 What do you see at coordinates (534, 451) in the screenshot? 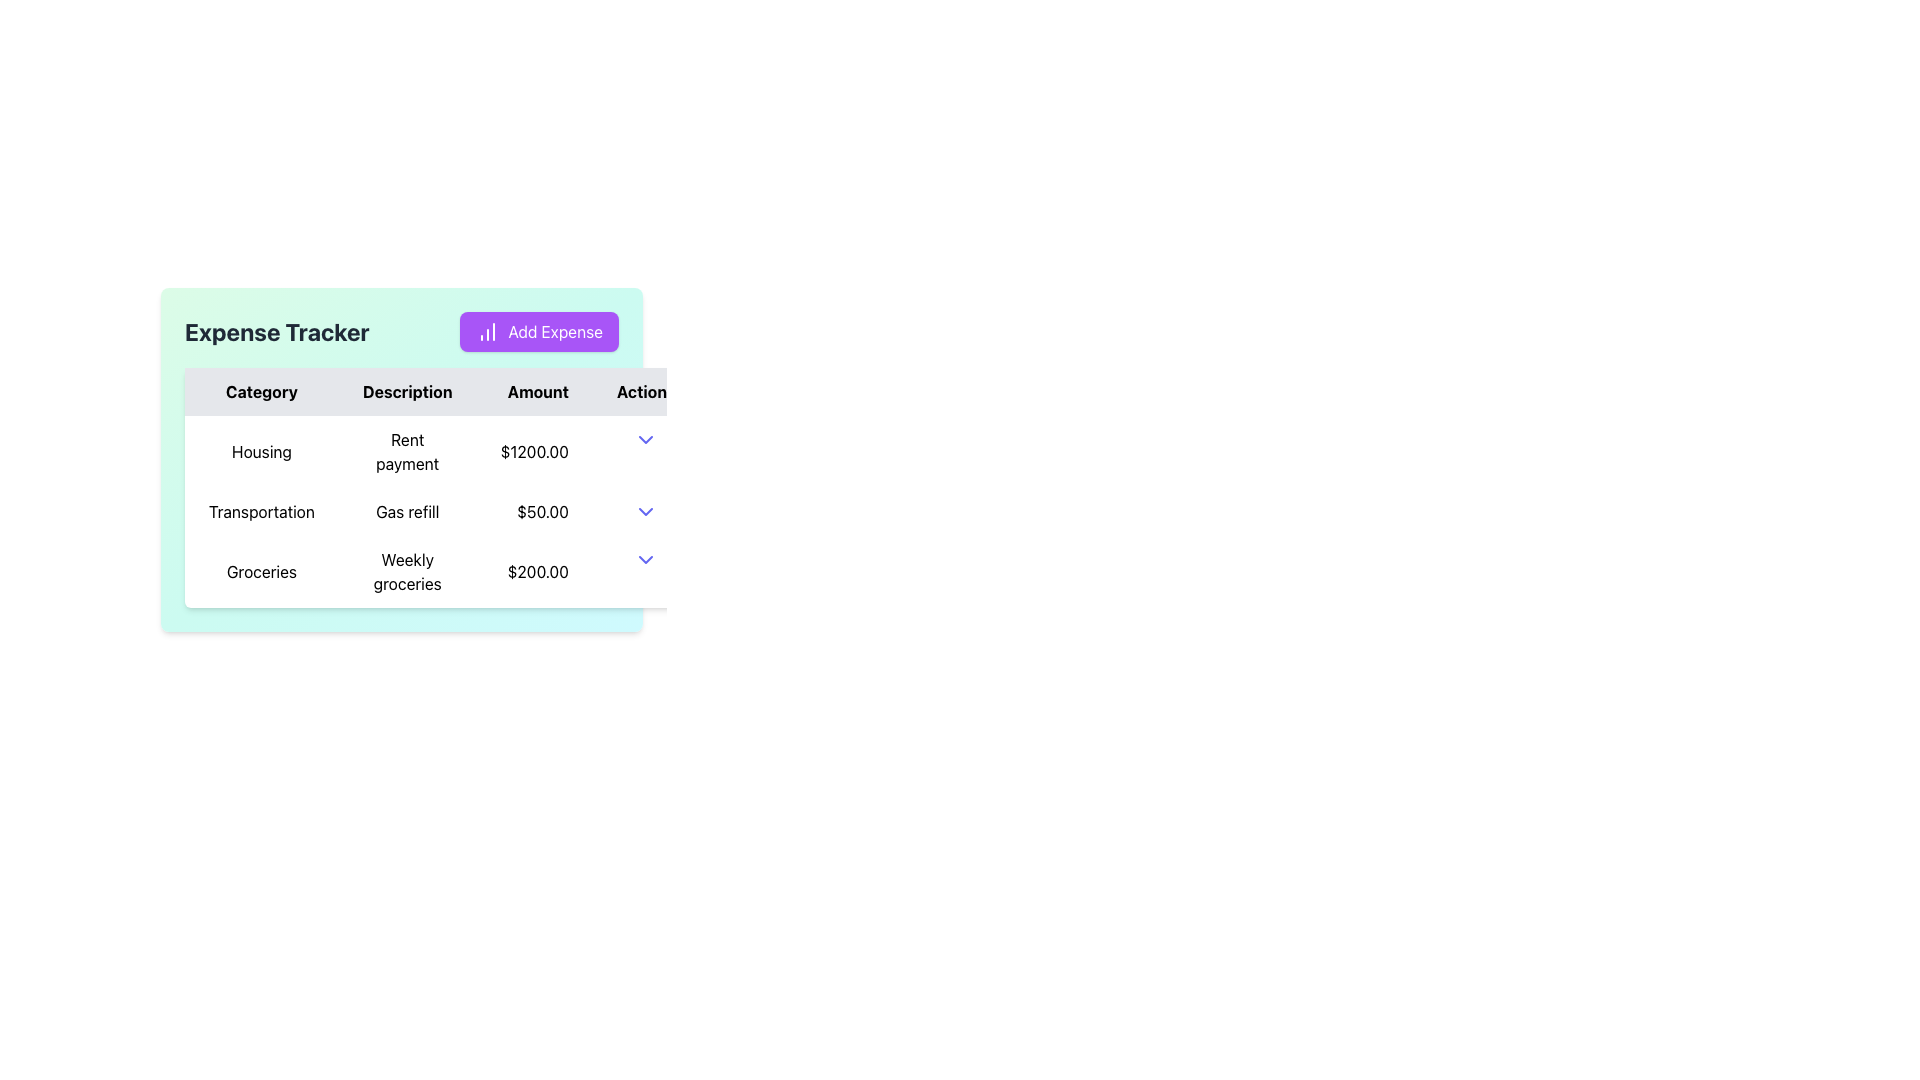
I see `the text display showing '$1200.00' in bold, black font, located in the 'Amount' column of the first row of the table layout` at bounding box center [534, 451].